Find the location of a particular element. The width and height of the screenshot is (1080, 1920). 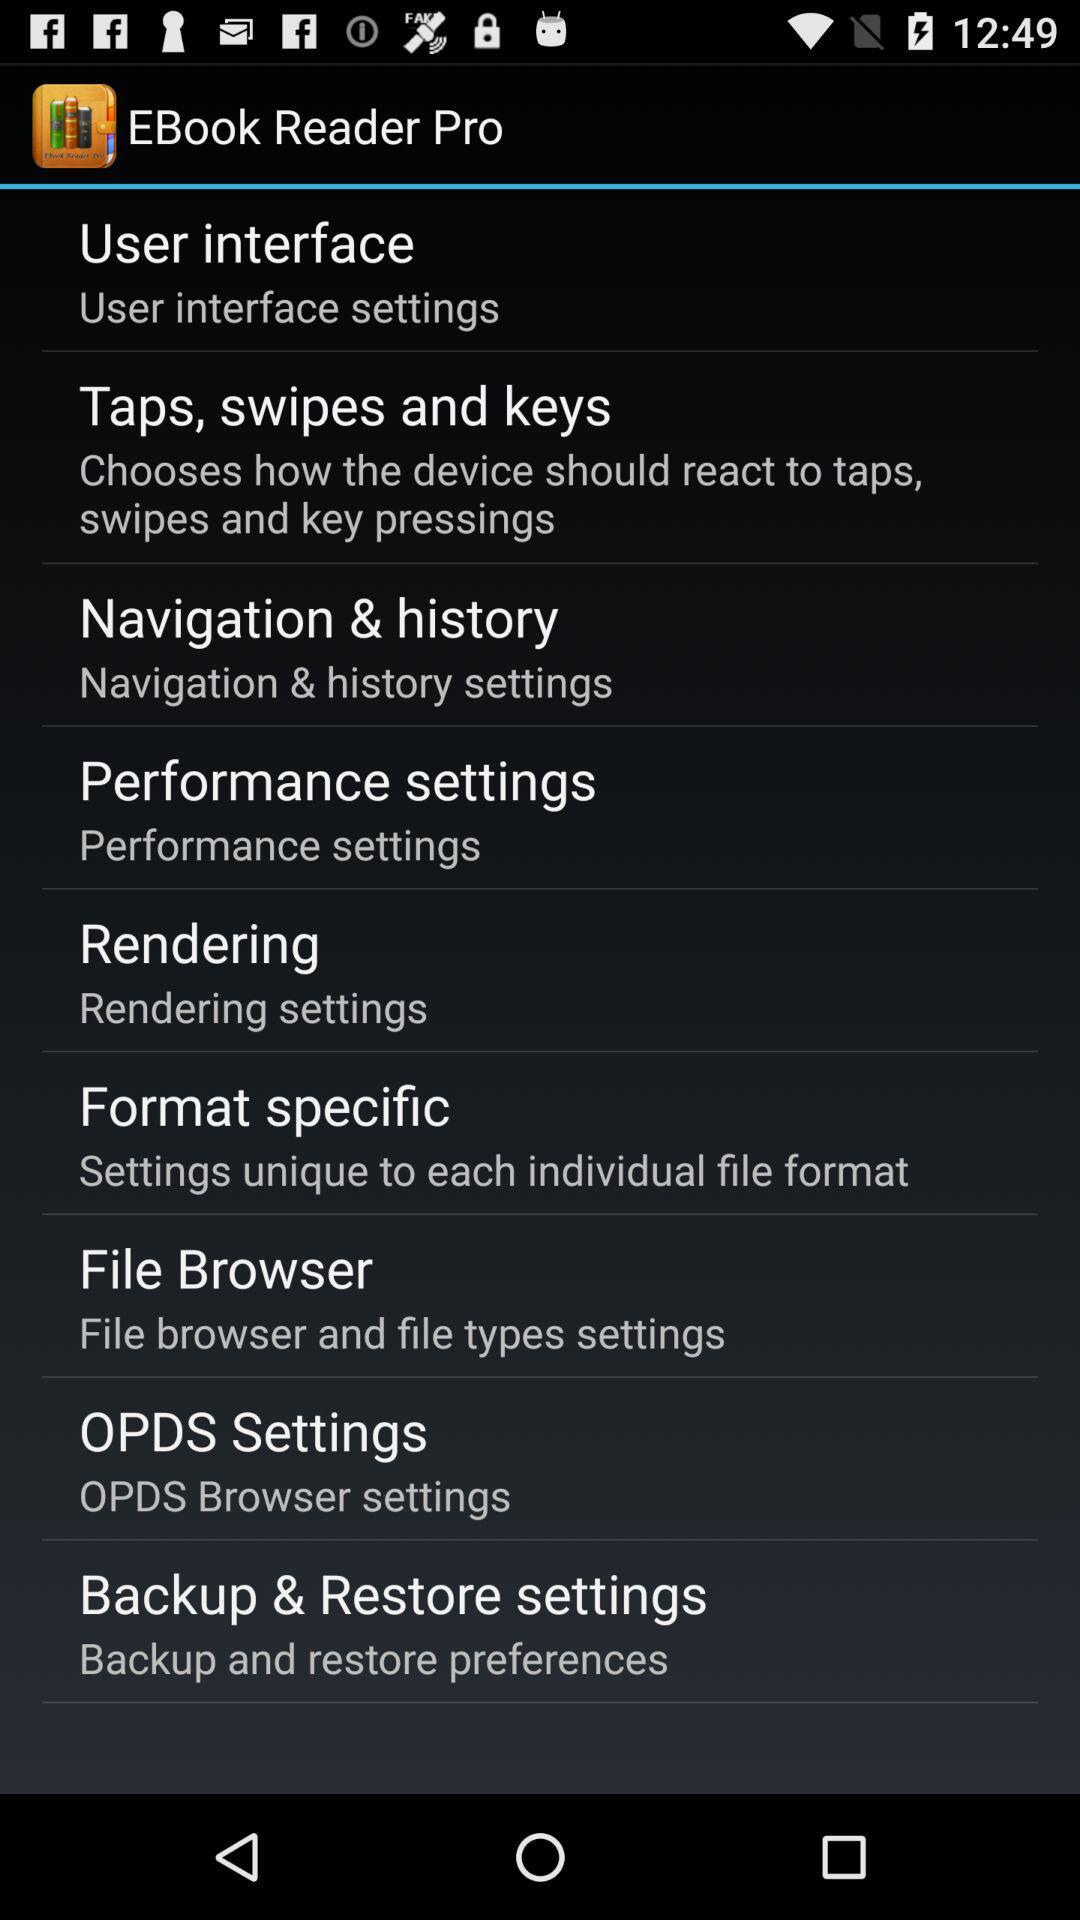

icon below the format specific app is located at coordinates (493, 1169).